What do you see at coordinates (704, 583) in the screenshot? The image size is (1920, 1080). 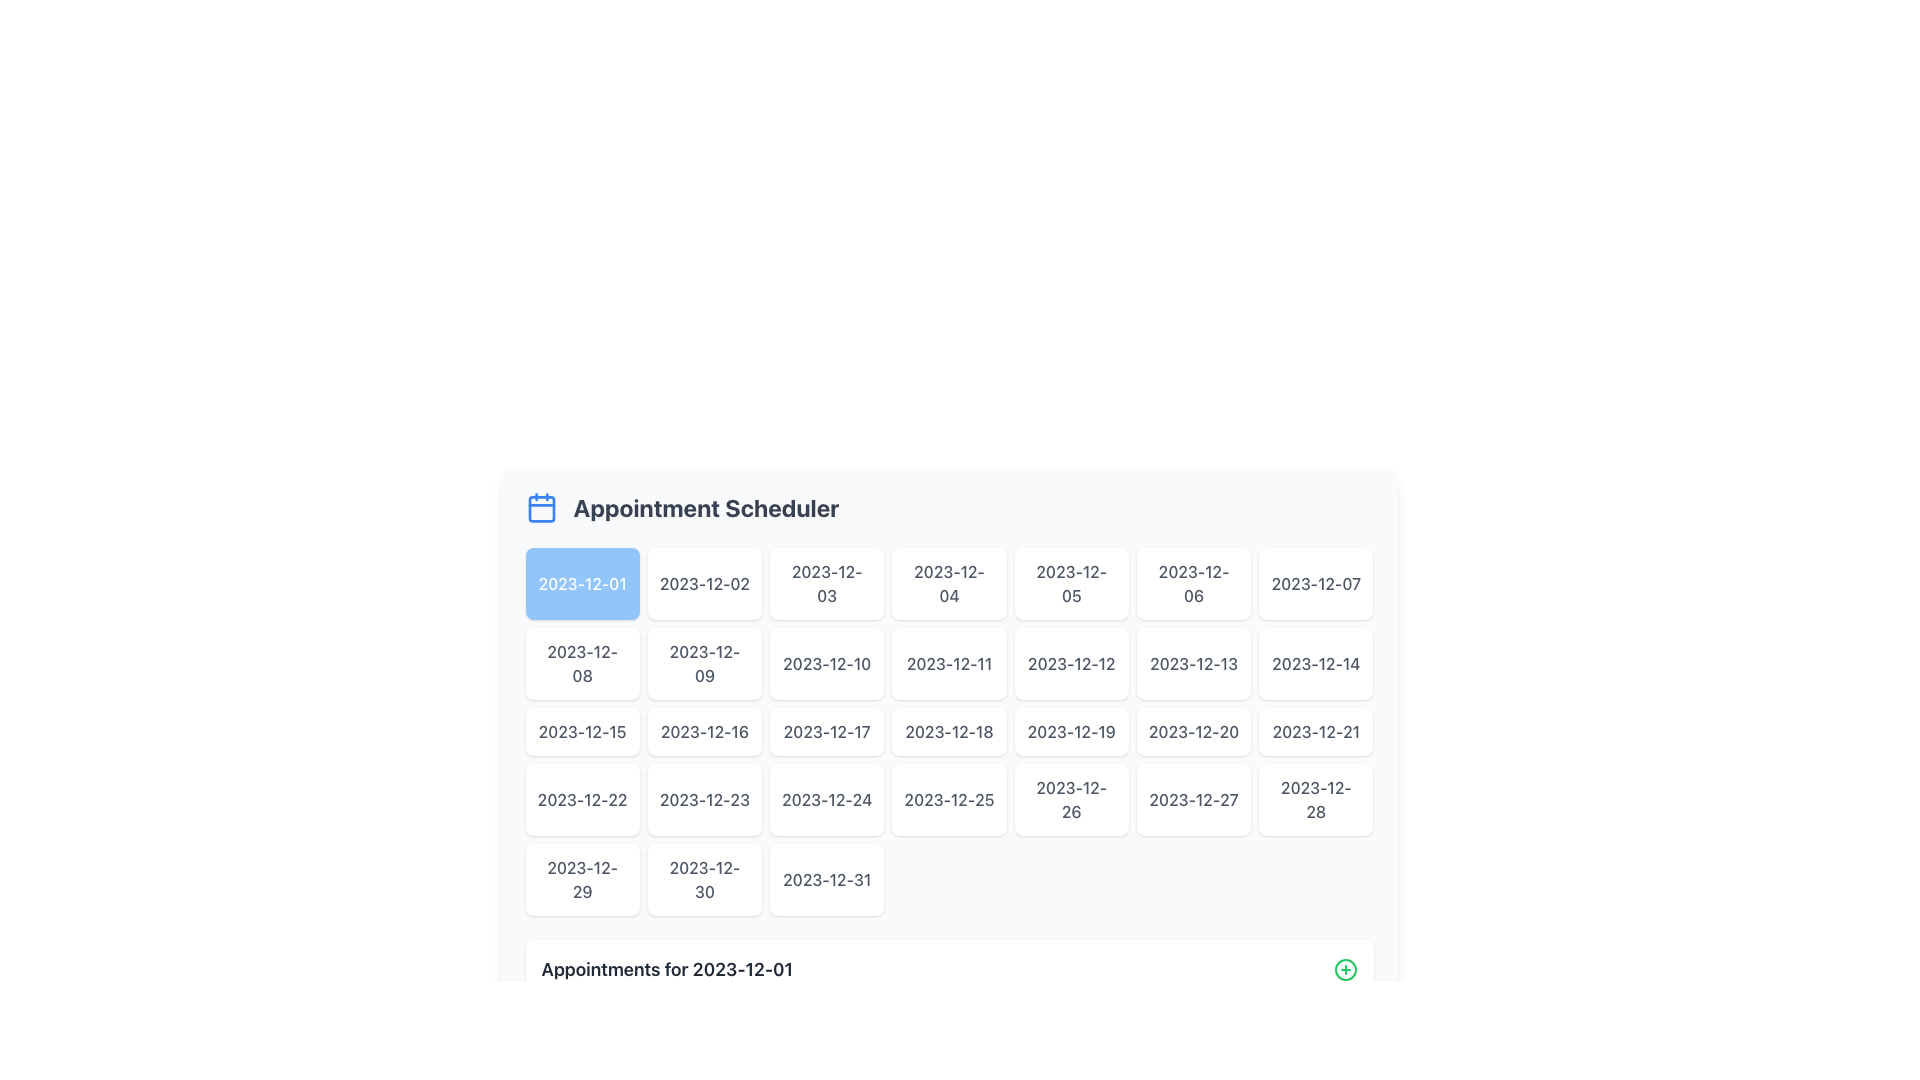 I see `the button for selecting the date '2023-12-02' in the Appointment Scheduler section` at bounding box center [704, 583].